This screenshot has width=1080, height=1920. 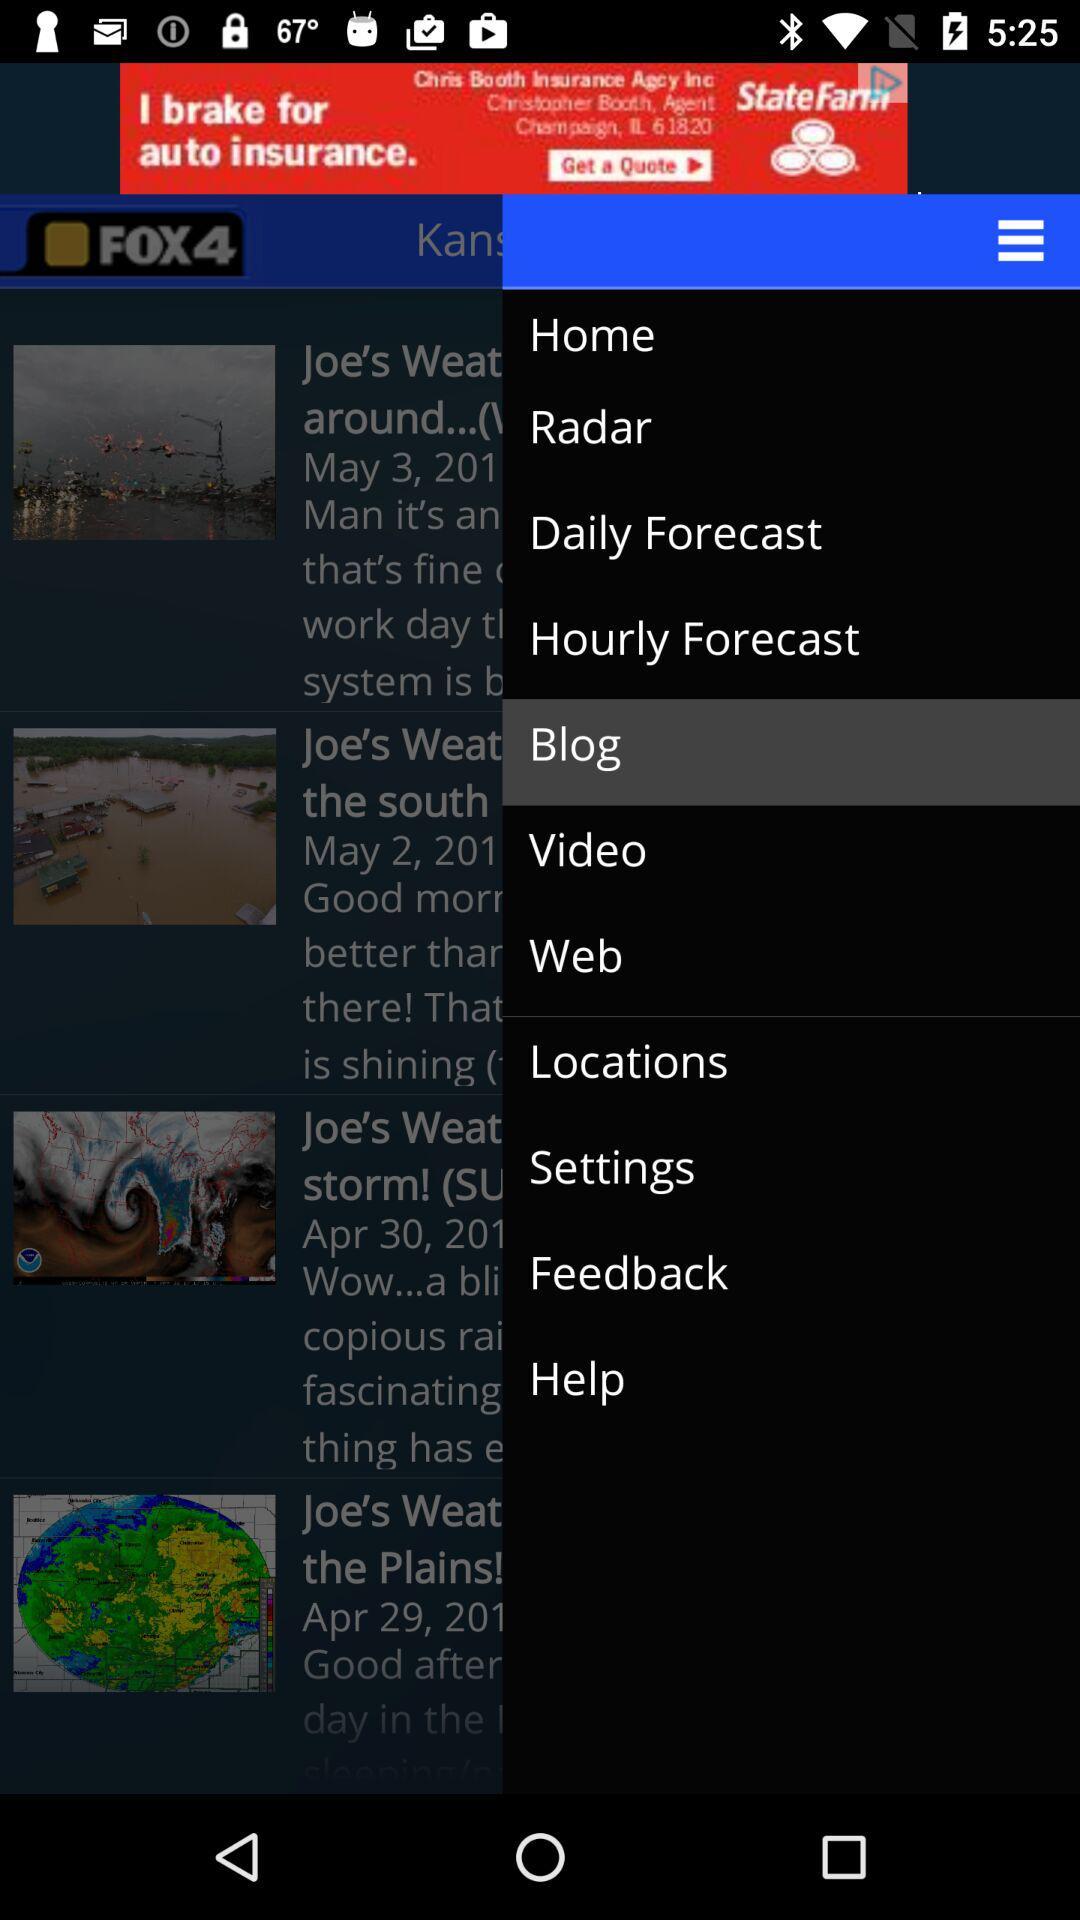 What do you see at coordinates (774, 426) in the screenshot?
I see `the radar item` at bounding box center [774, 426].